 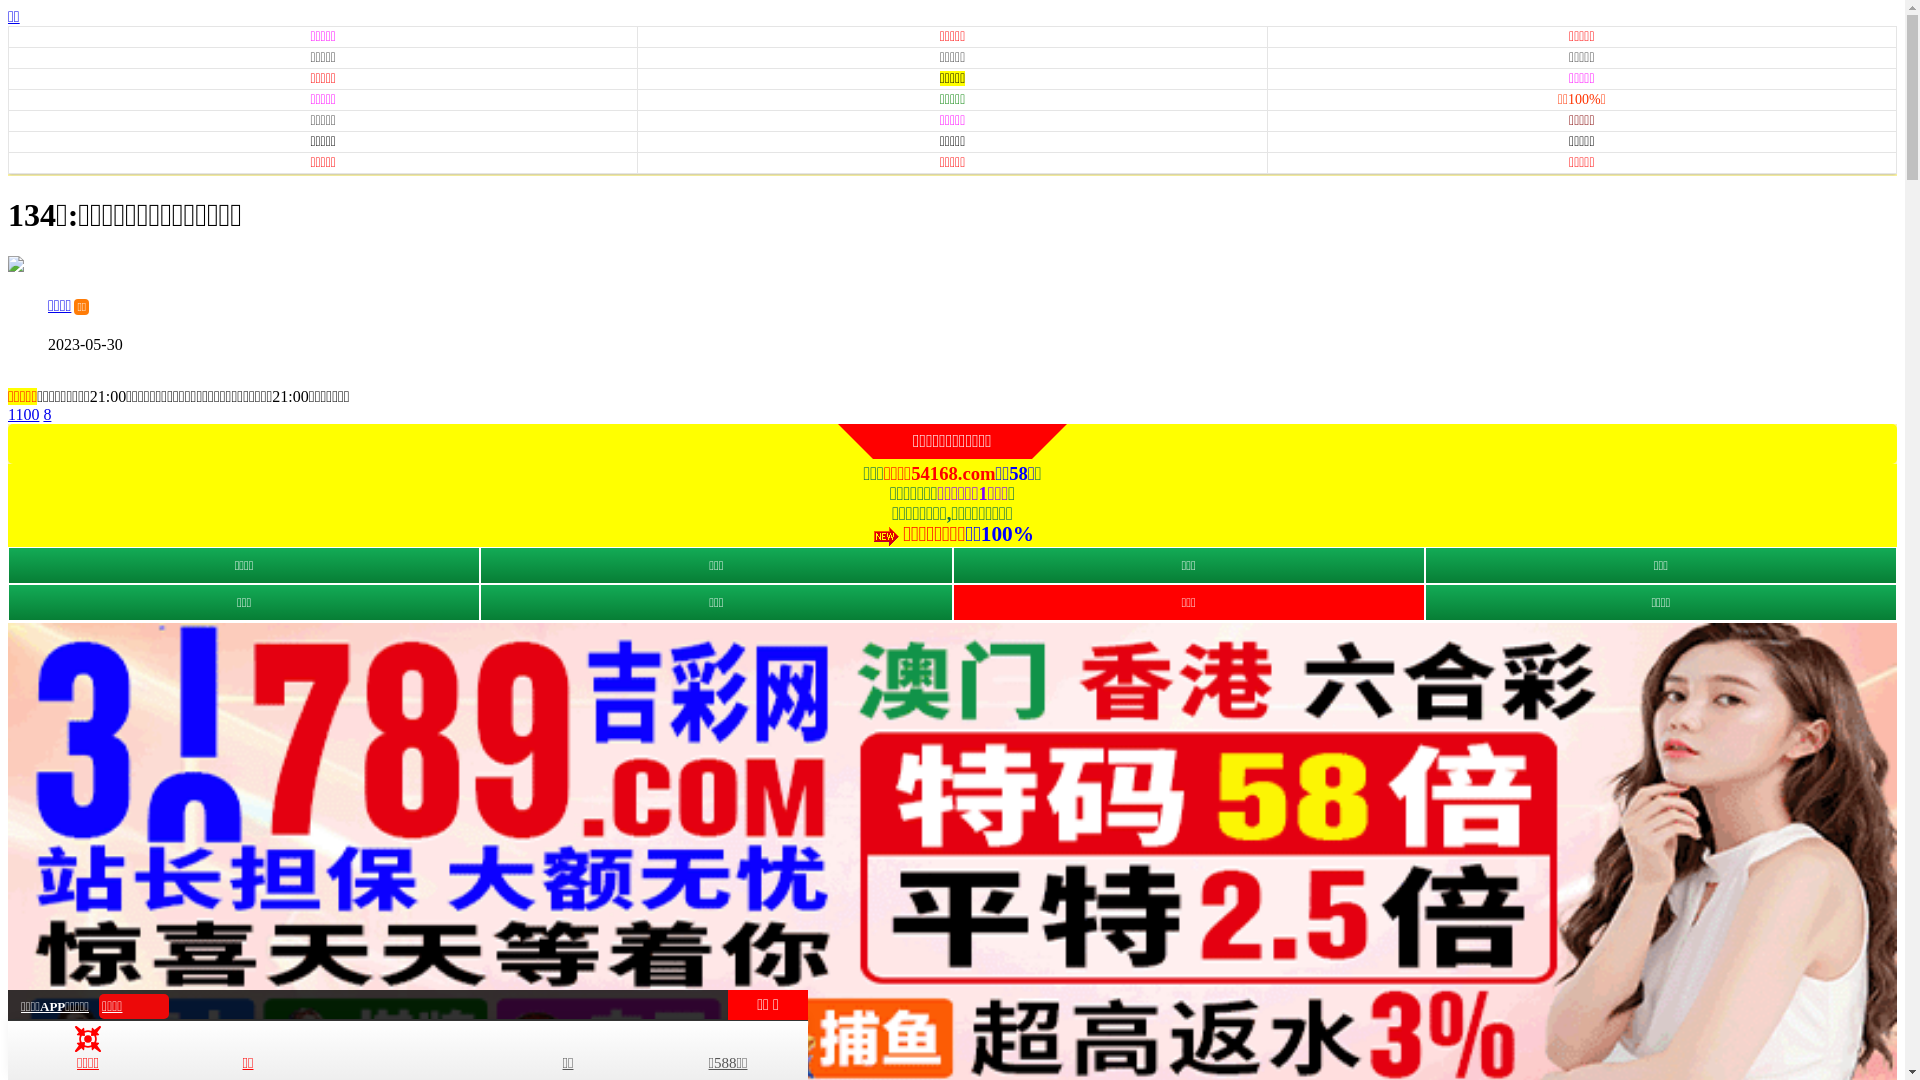 I want to click on '8', so click(x=47, y=413).